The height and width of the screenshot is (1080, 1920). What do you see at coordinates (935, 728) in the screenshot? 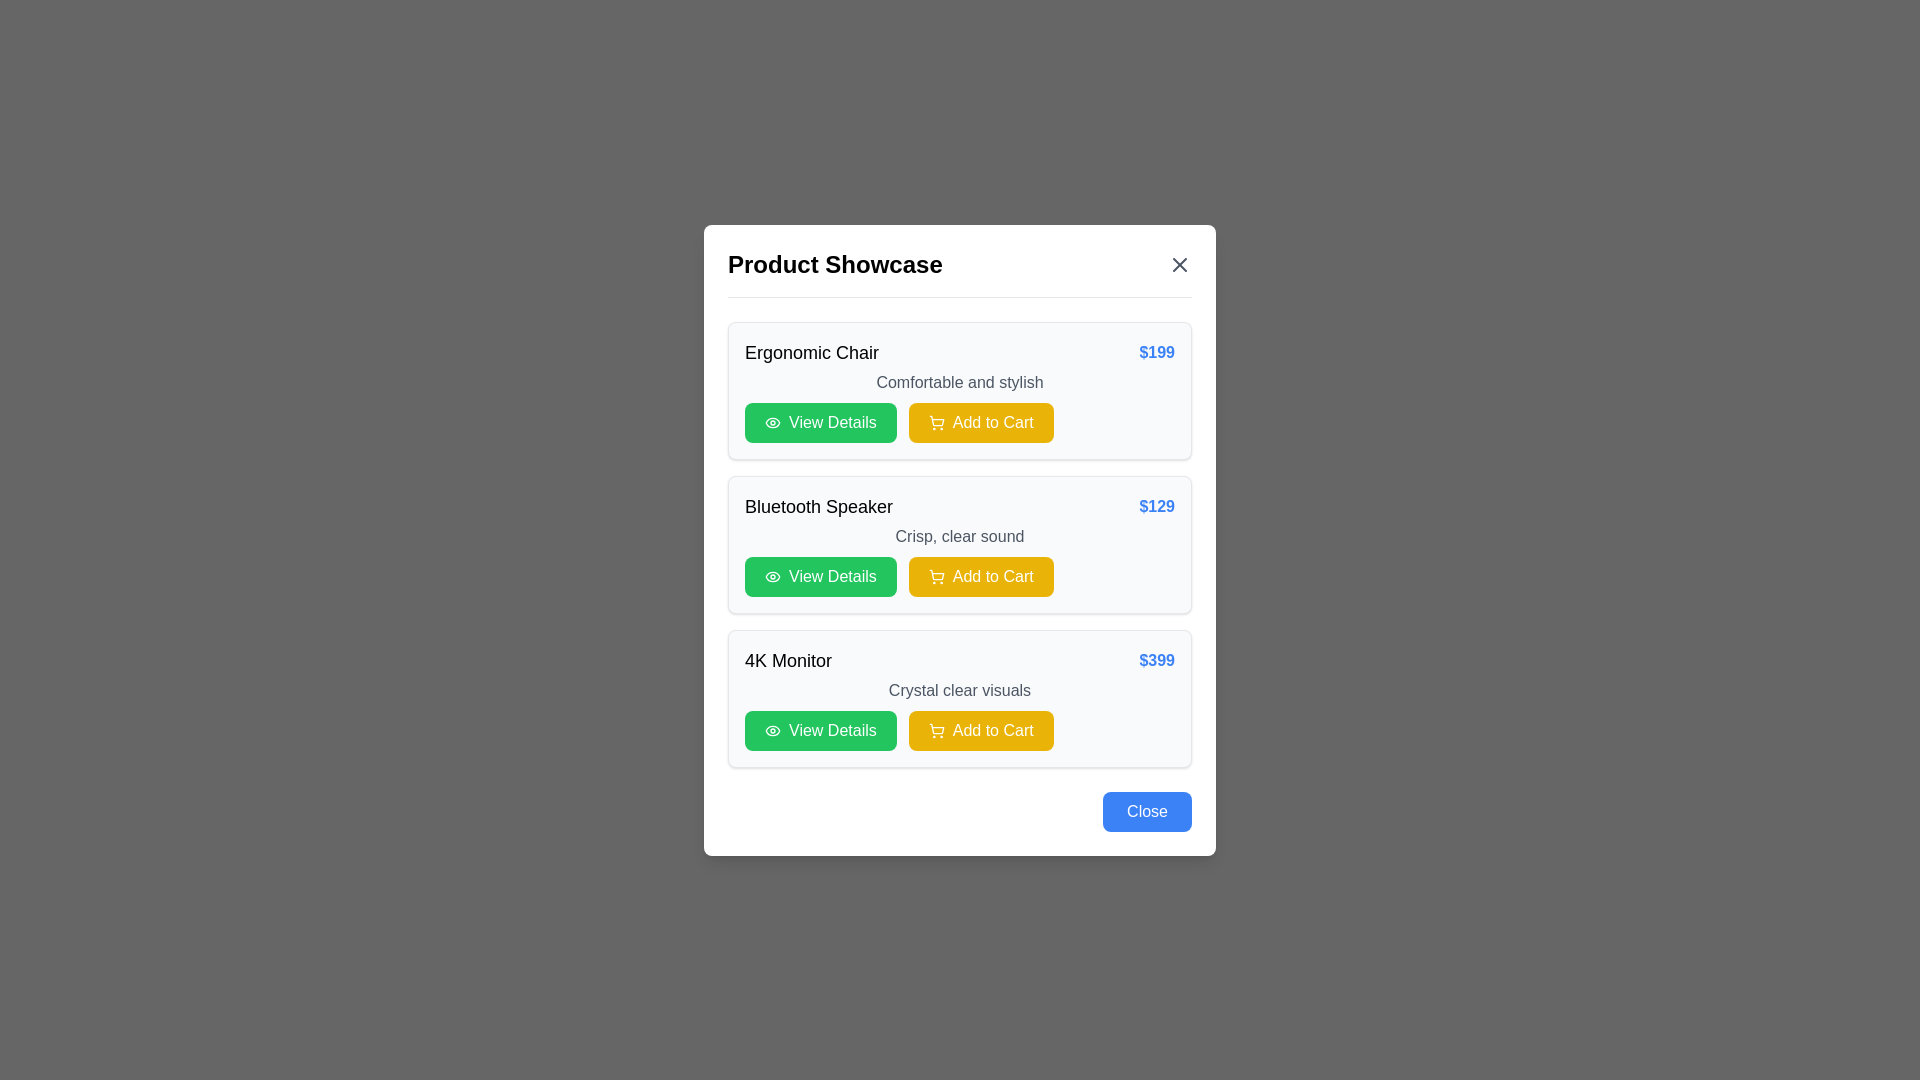
I see `the shopping cart icon located directly to the right of the 'Add to Cart' button for the '4K Monitor' item in the product showcase dialog` at bounding box center [935, 728].